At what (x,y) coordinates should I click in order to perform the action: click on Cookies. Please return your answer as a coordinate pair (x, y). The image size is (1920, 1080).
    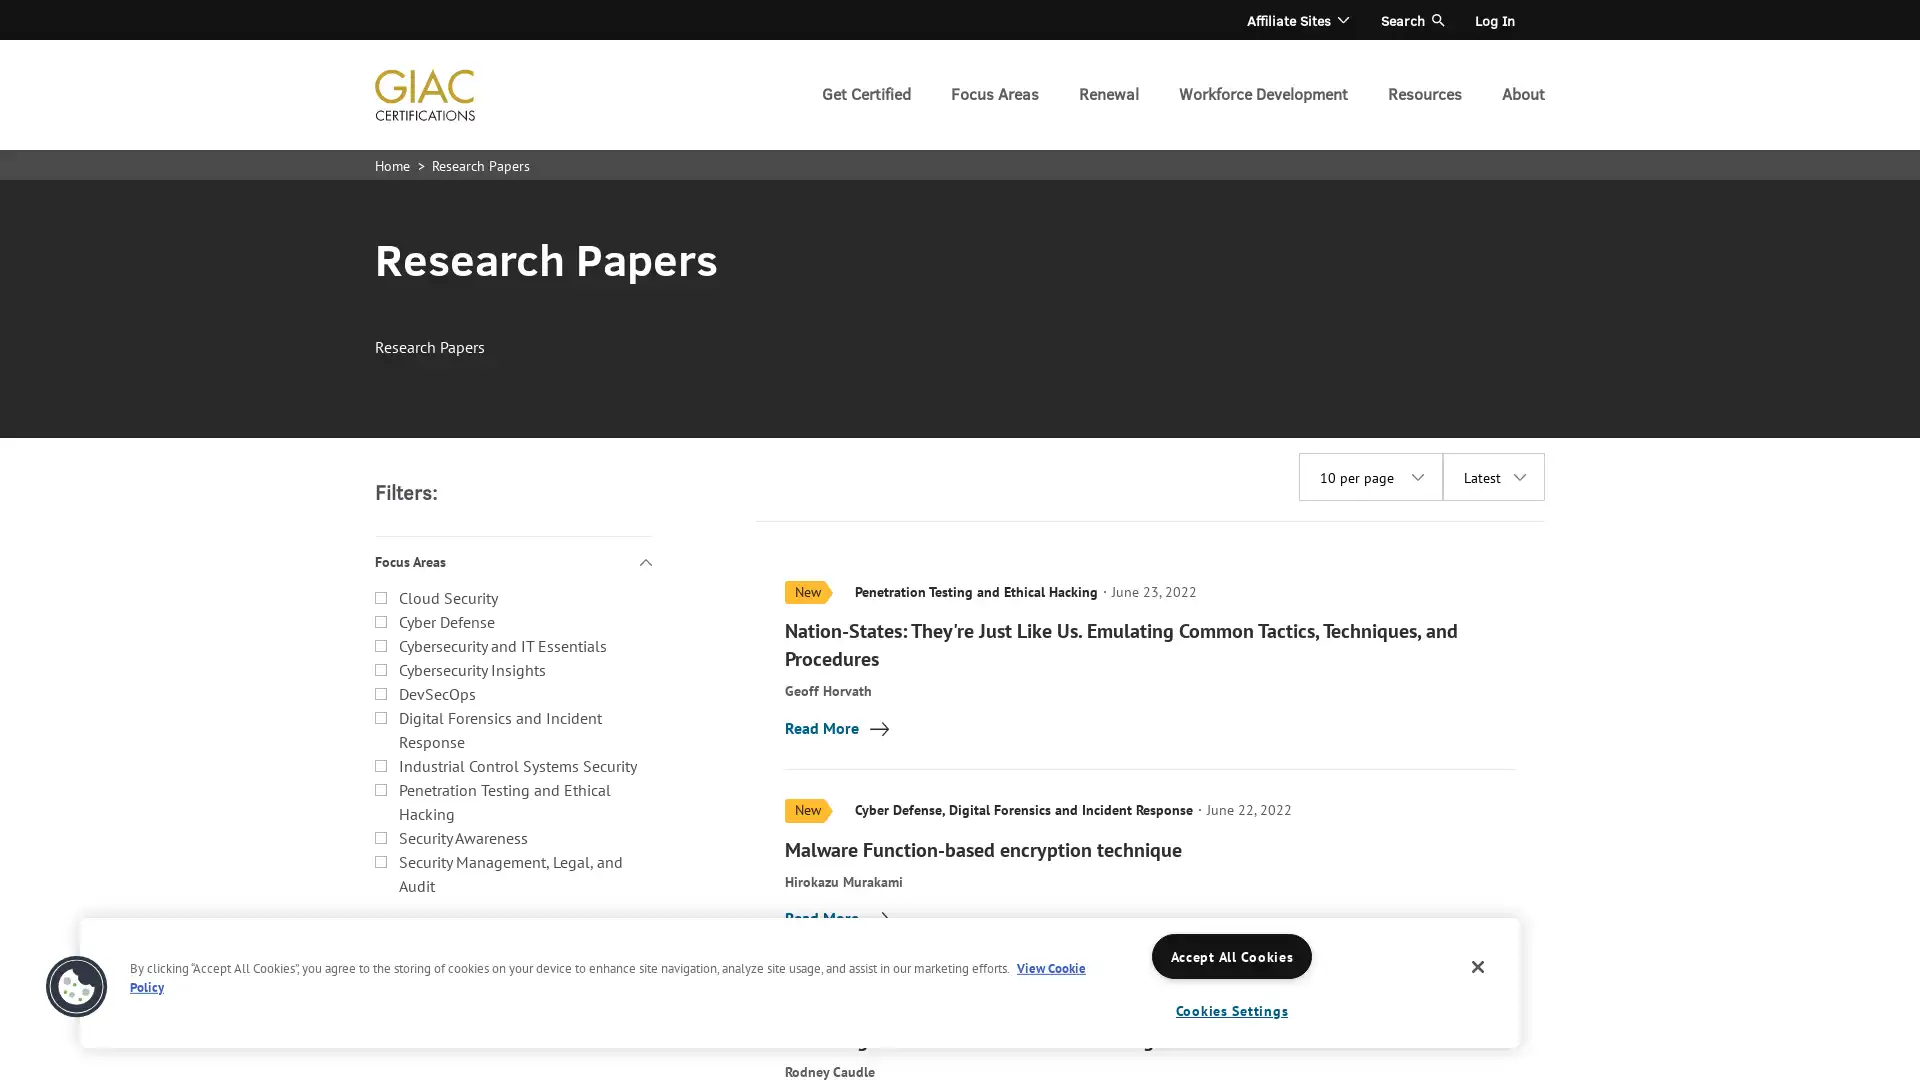
    Looking at the image, I should click on (76, 986).